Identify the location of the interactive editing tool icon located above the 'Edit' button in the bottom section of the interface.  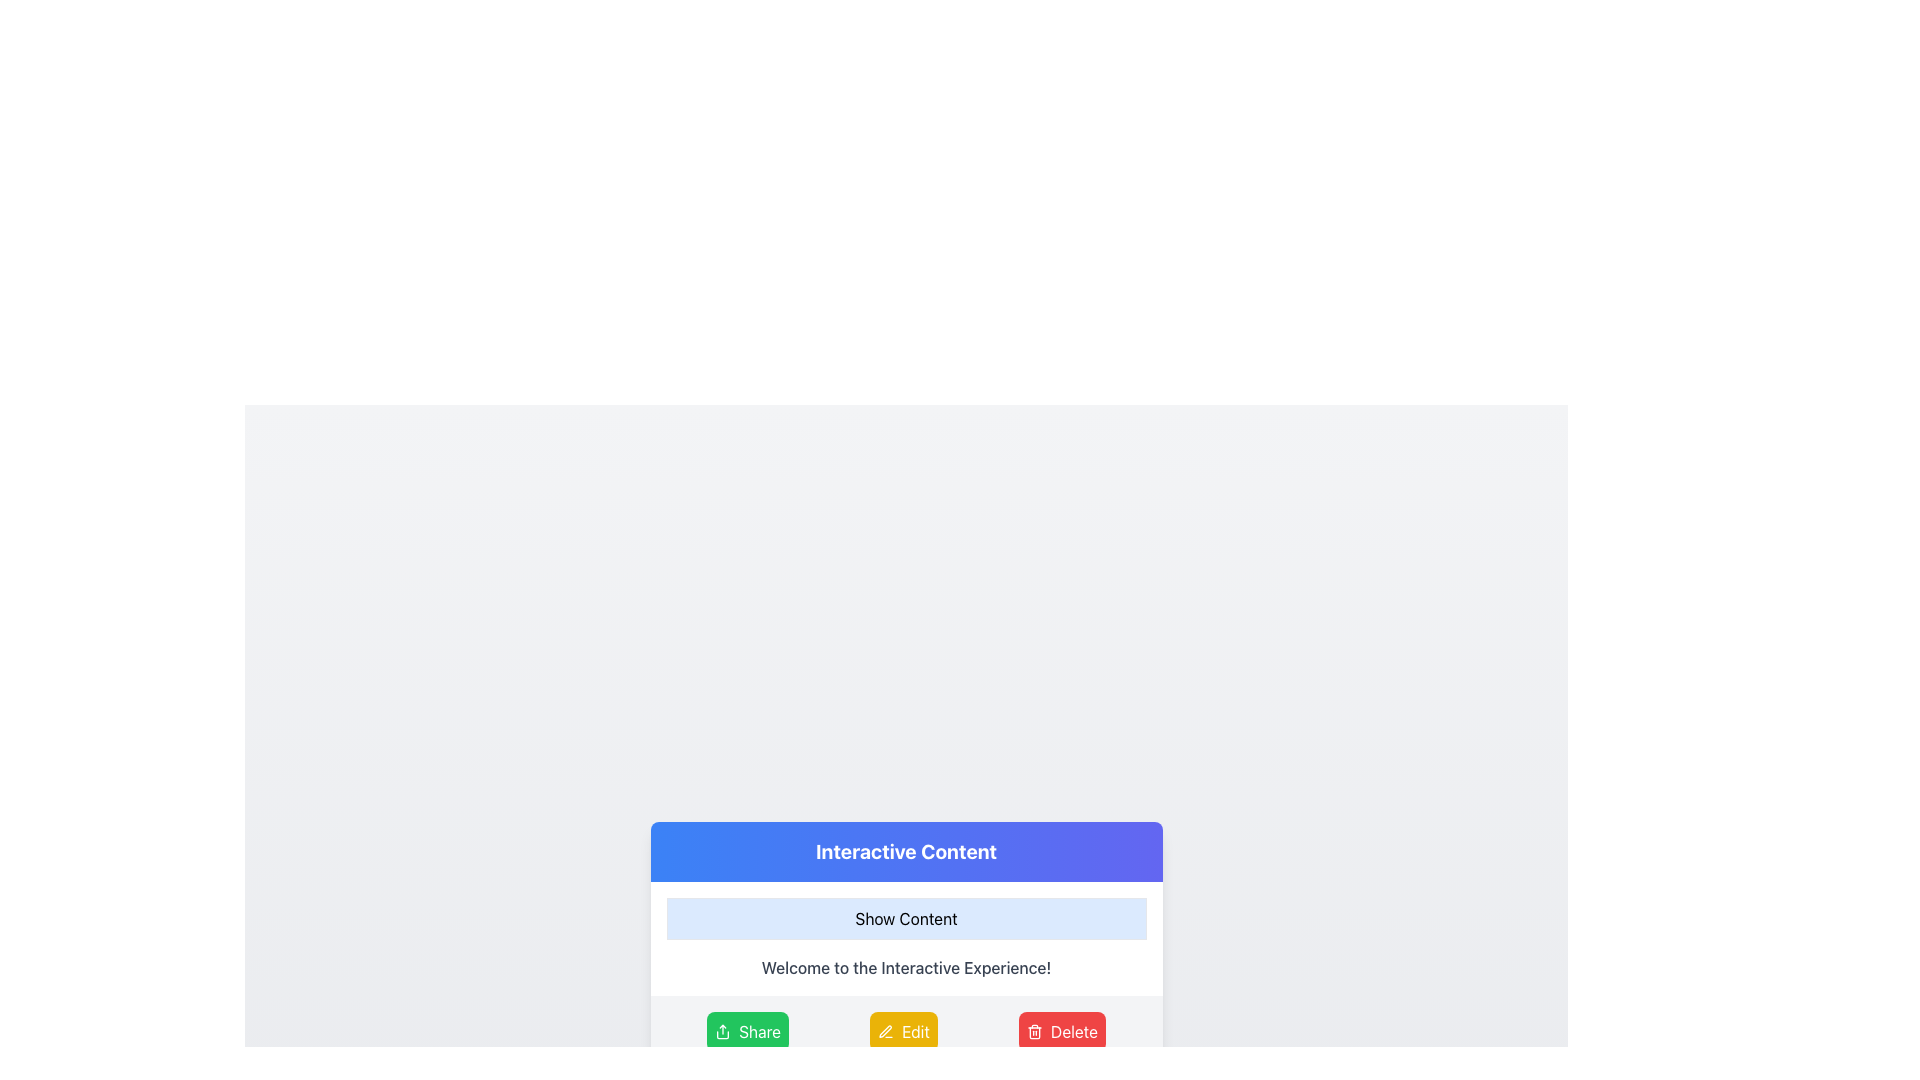
(884, 1031).